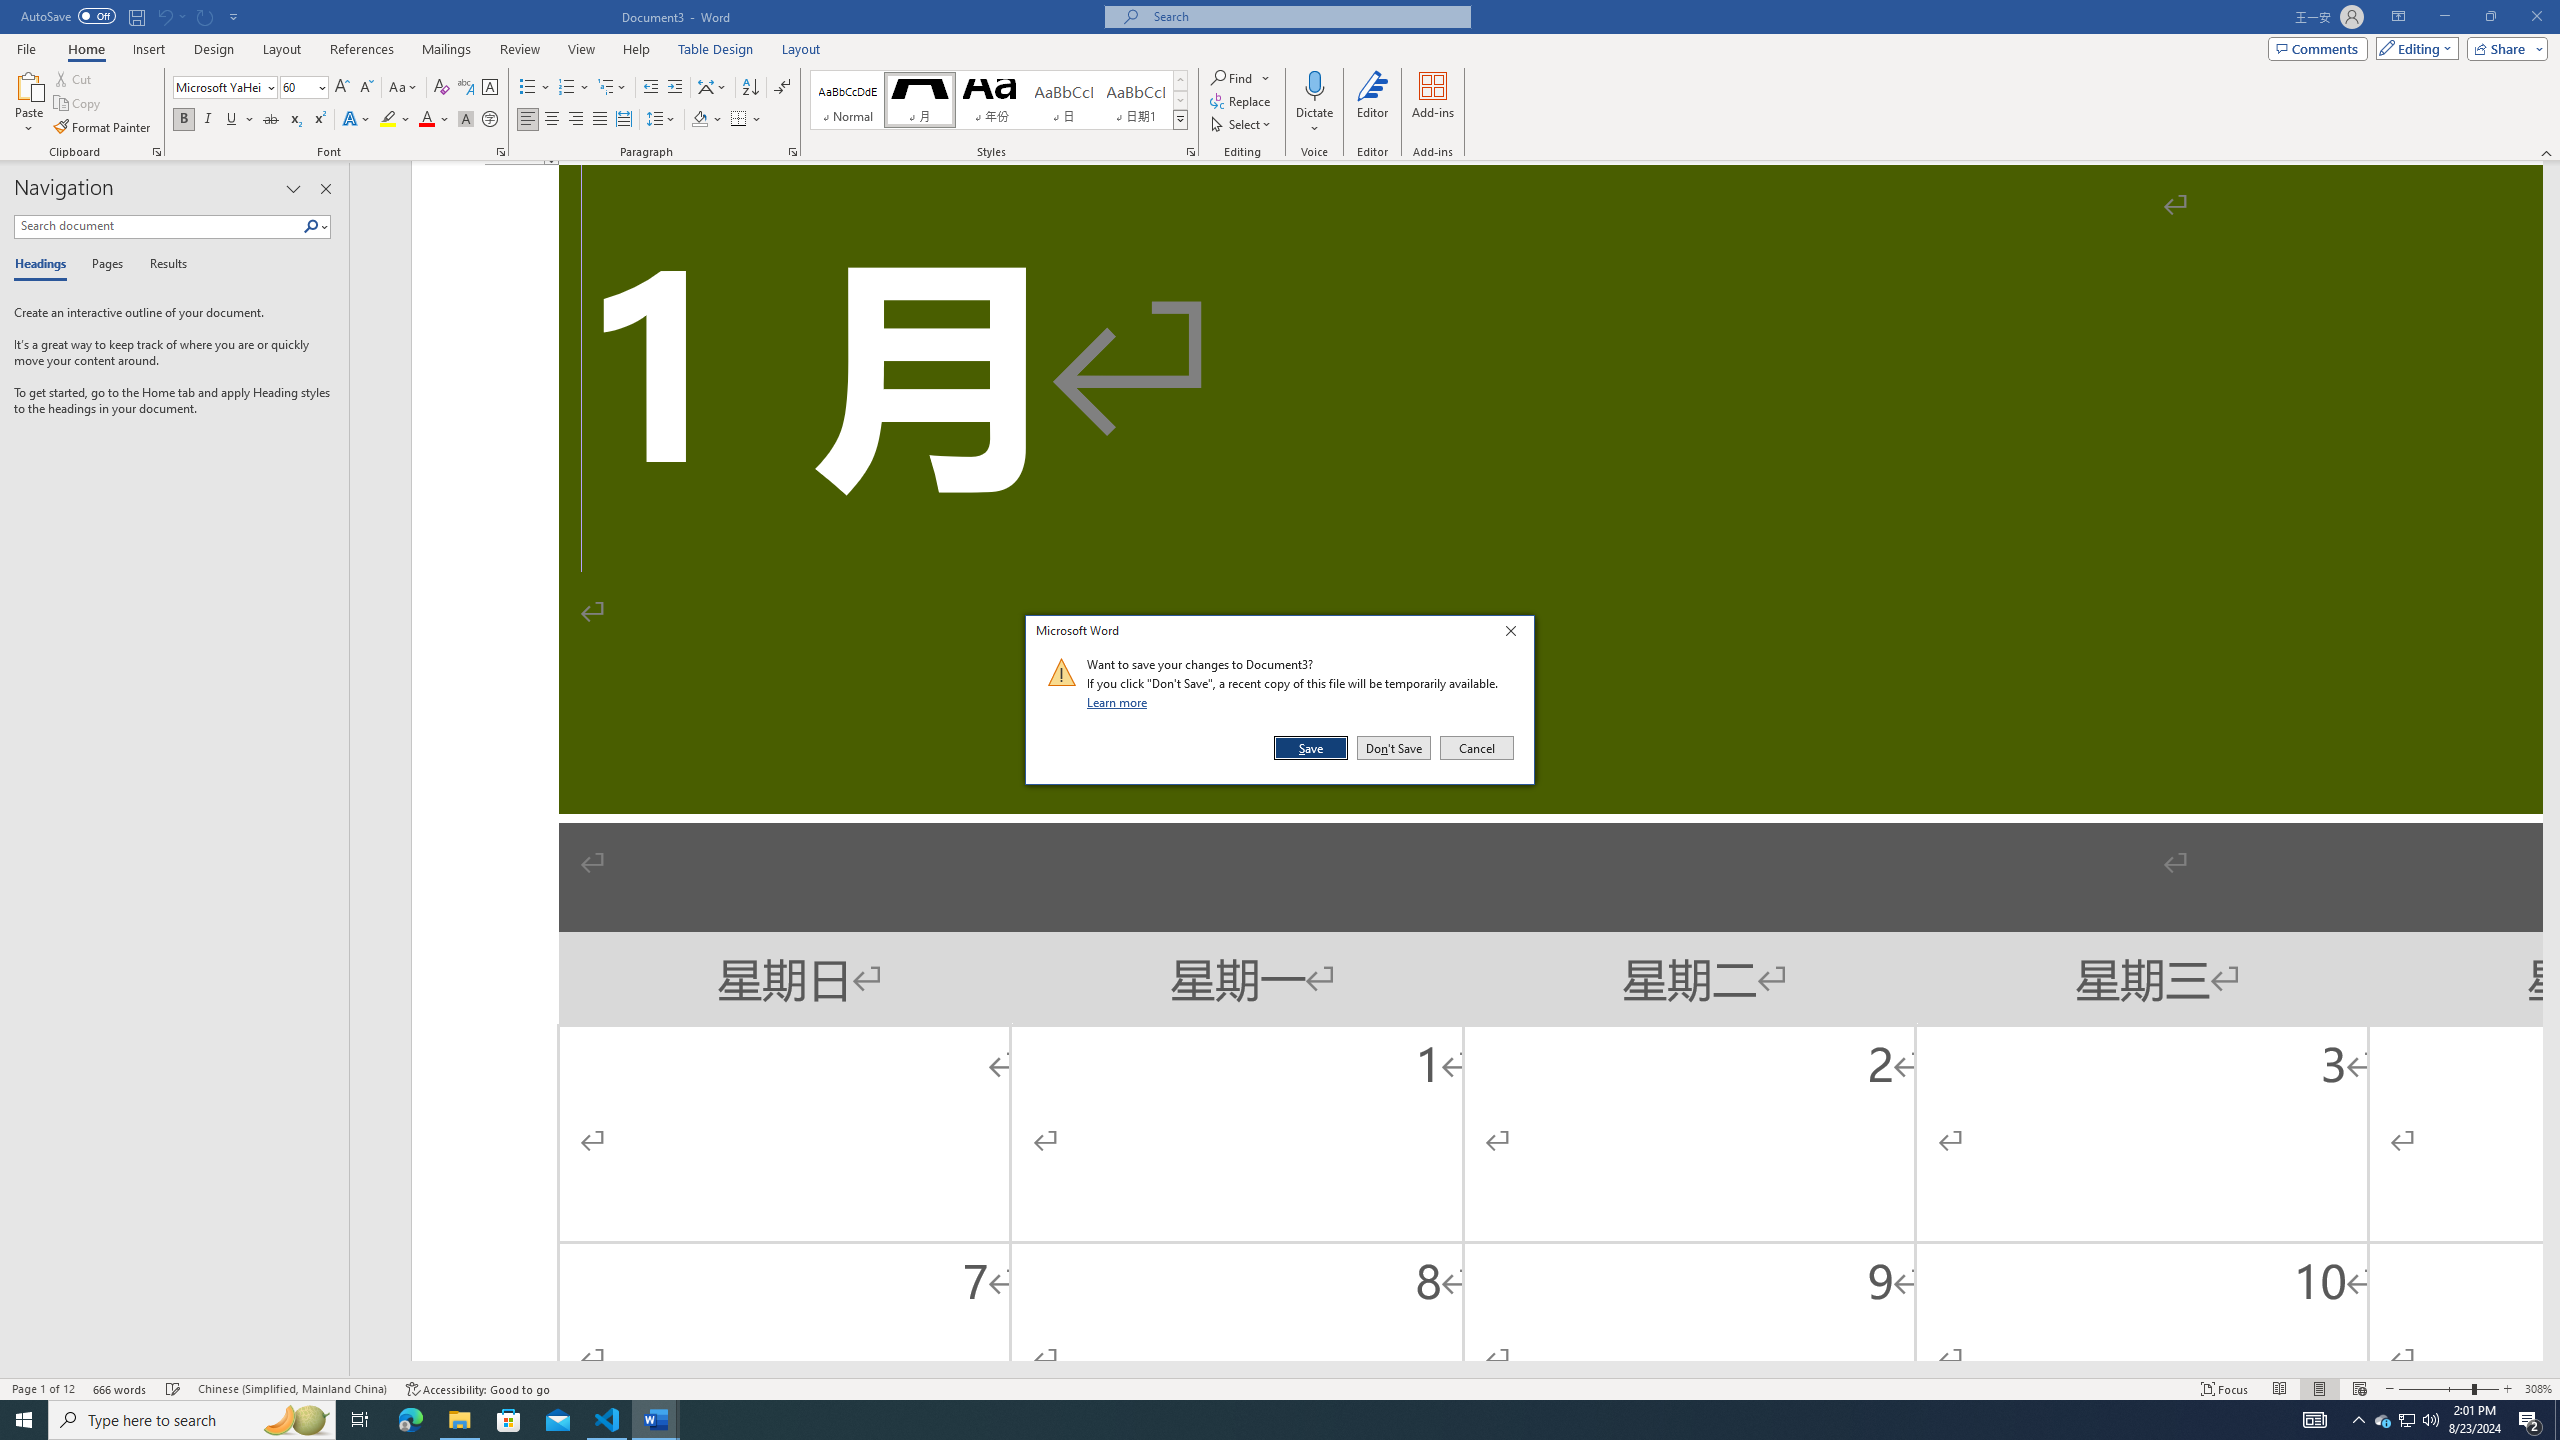 This screenshot has width=2560, height=1440. I want to click on 'File Explorer - 1 running window', so click(458, 1418).